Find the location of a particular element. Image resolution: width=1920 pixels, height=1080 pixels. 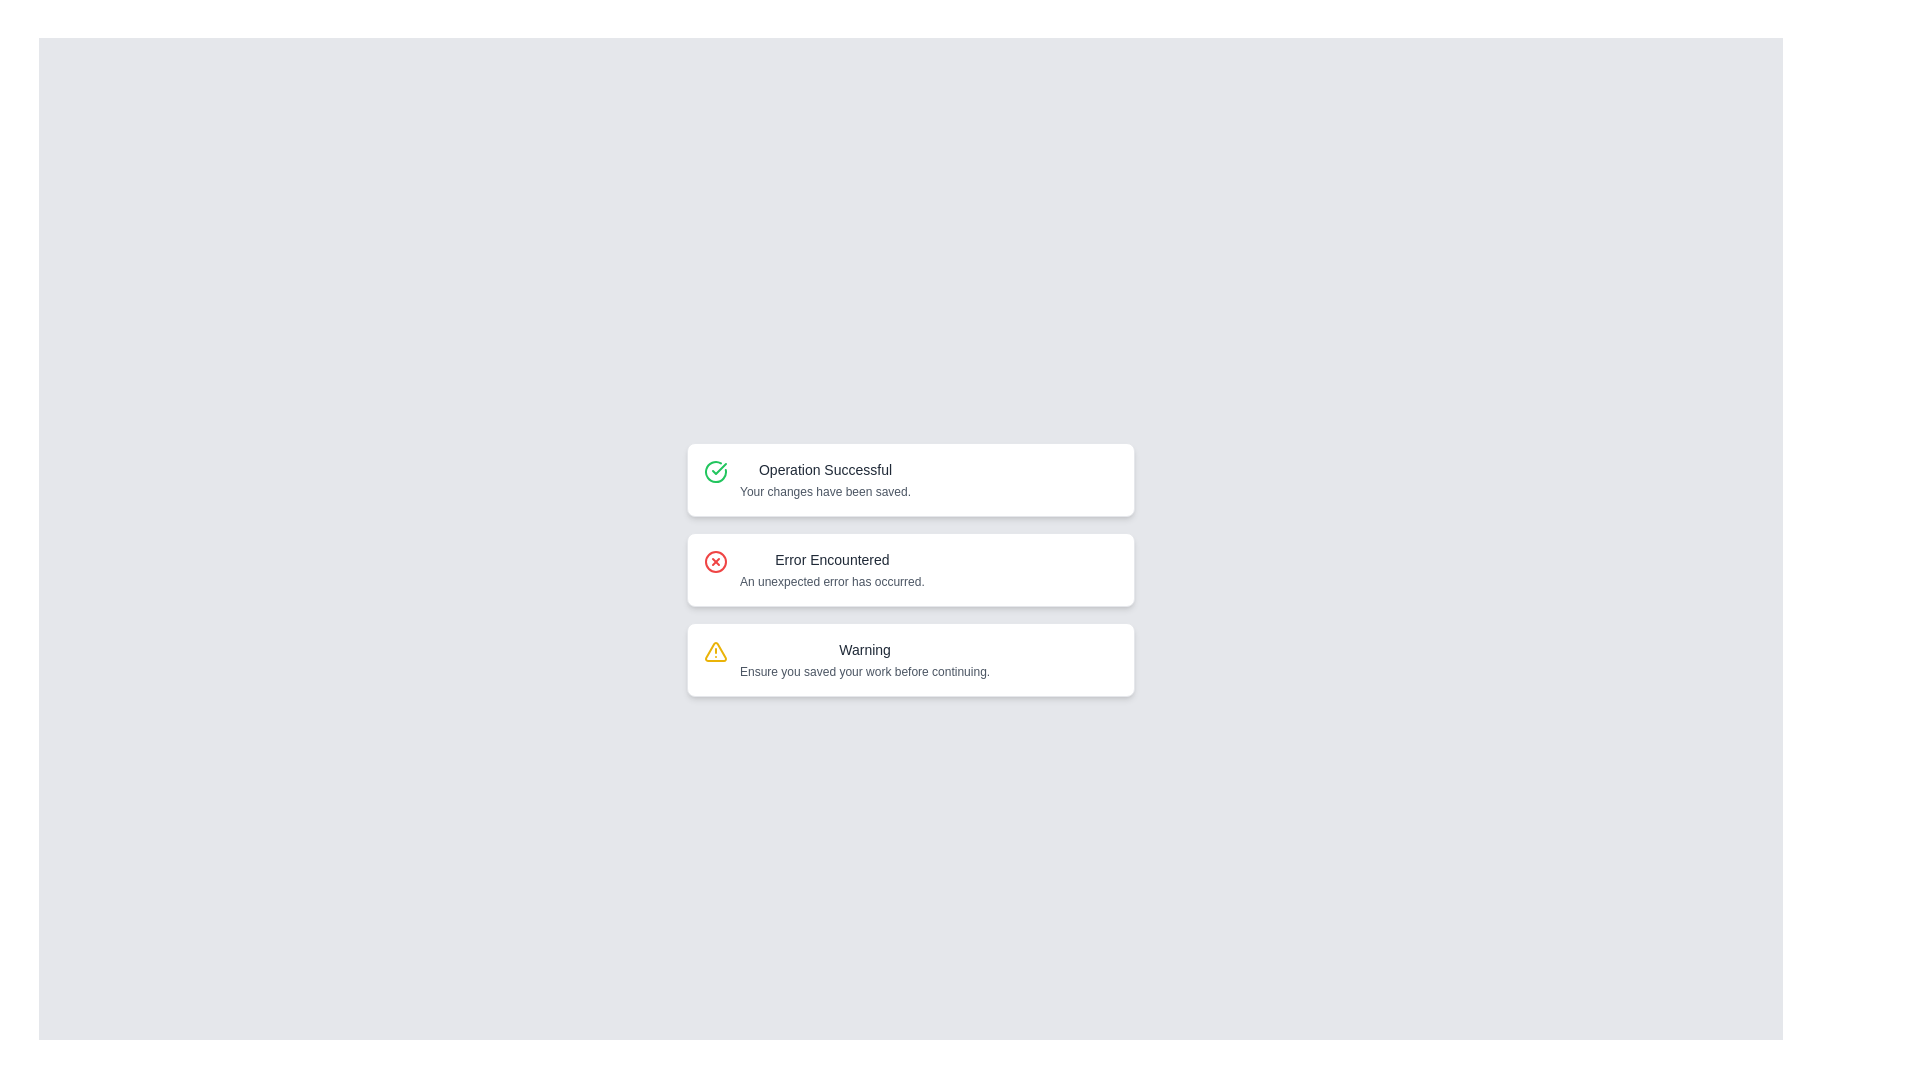

text label displaying 'Error Encountered' which is the header within the notification card is located at coordinates (832, 559).